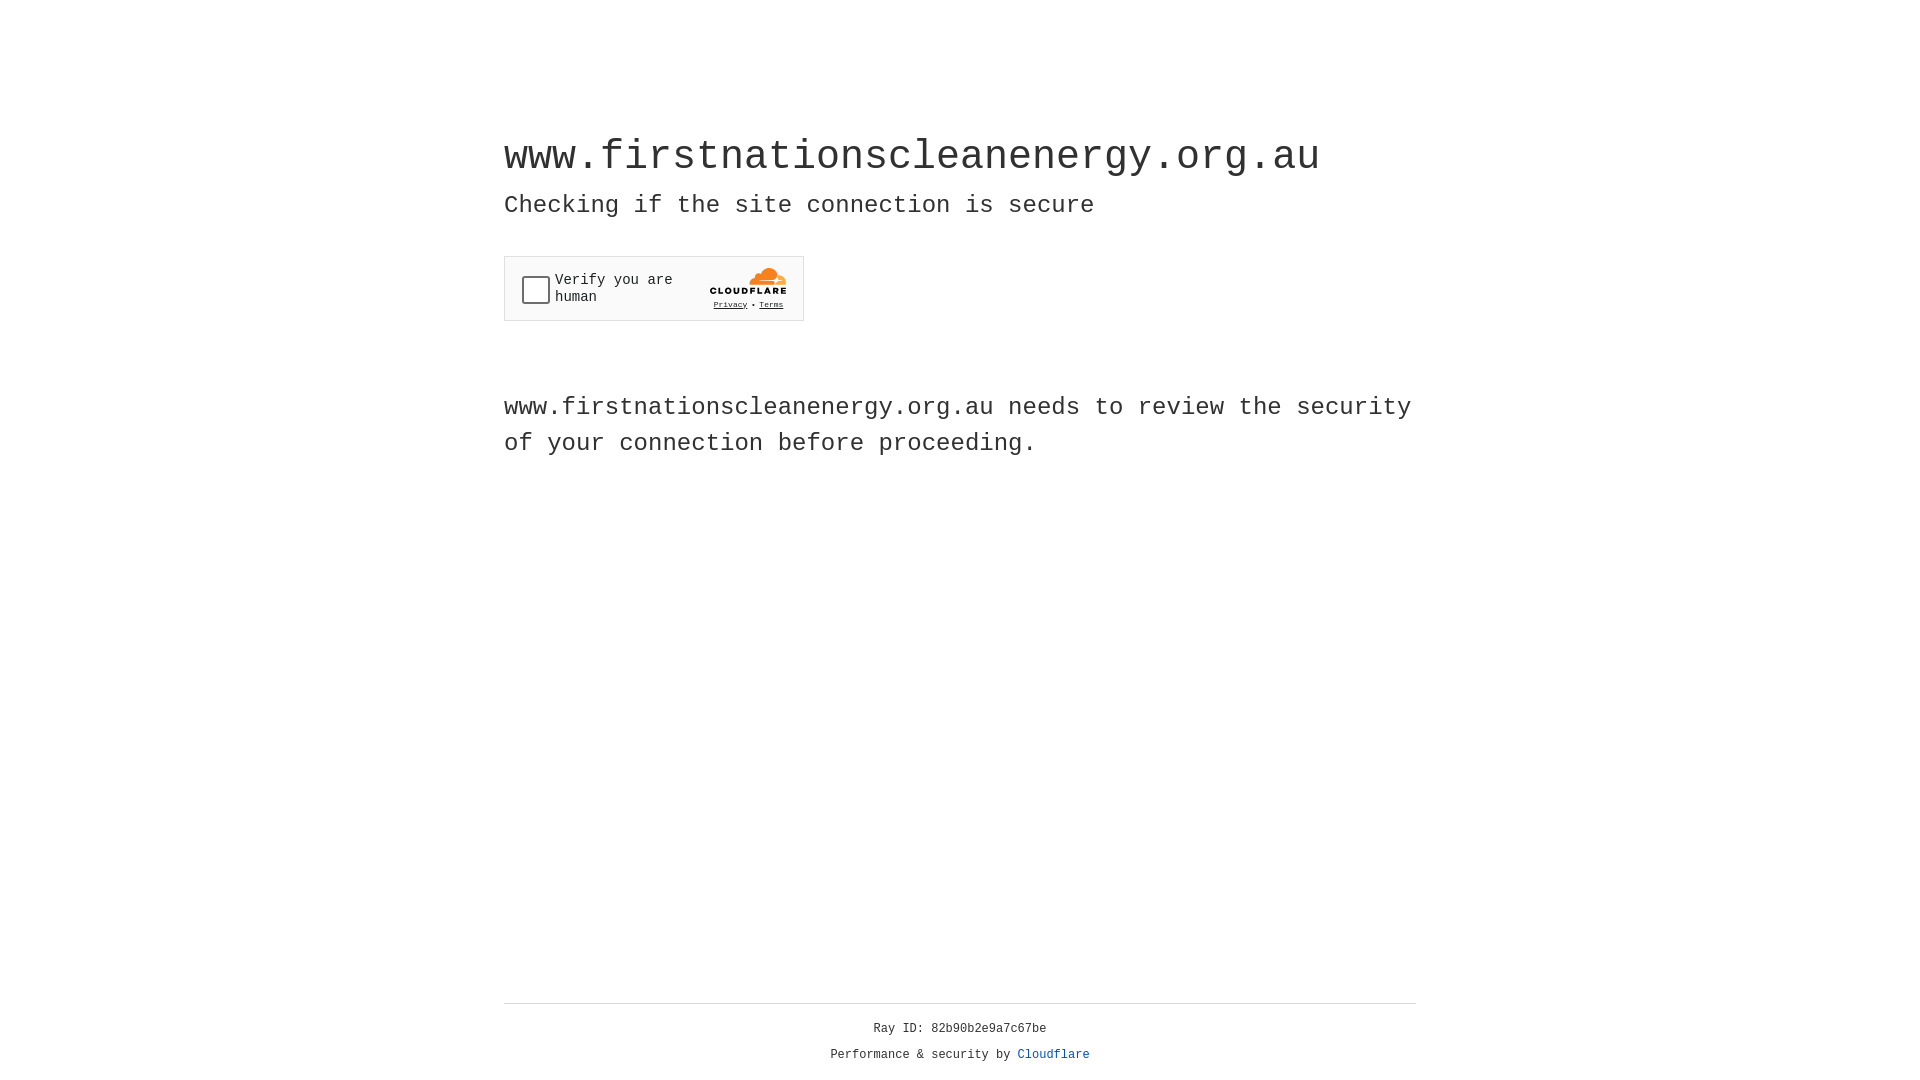 Image resolution: width=1920 pixels, height=1080 pixels. Describe the element at coordinates (1053, 1054) in the screenshot. I see `'Cloudflare'` at that location.